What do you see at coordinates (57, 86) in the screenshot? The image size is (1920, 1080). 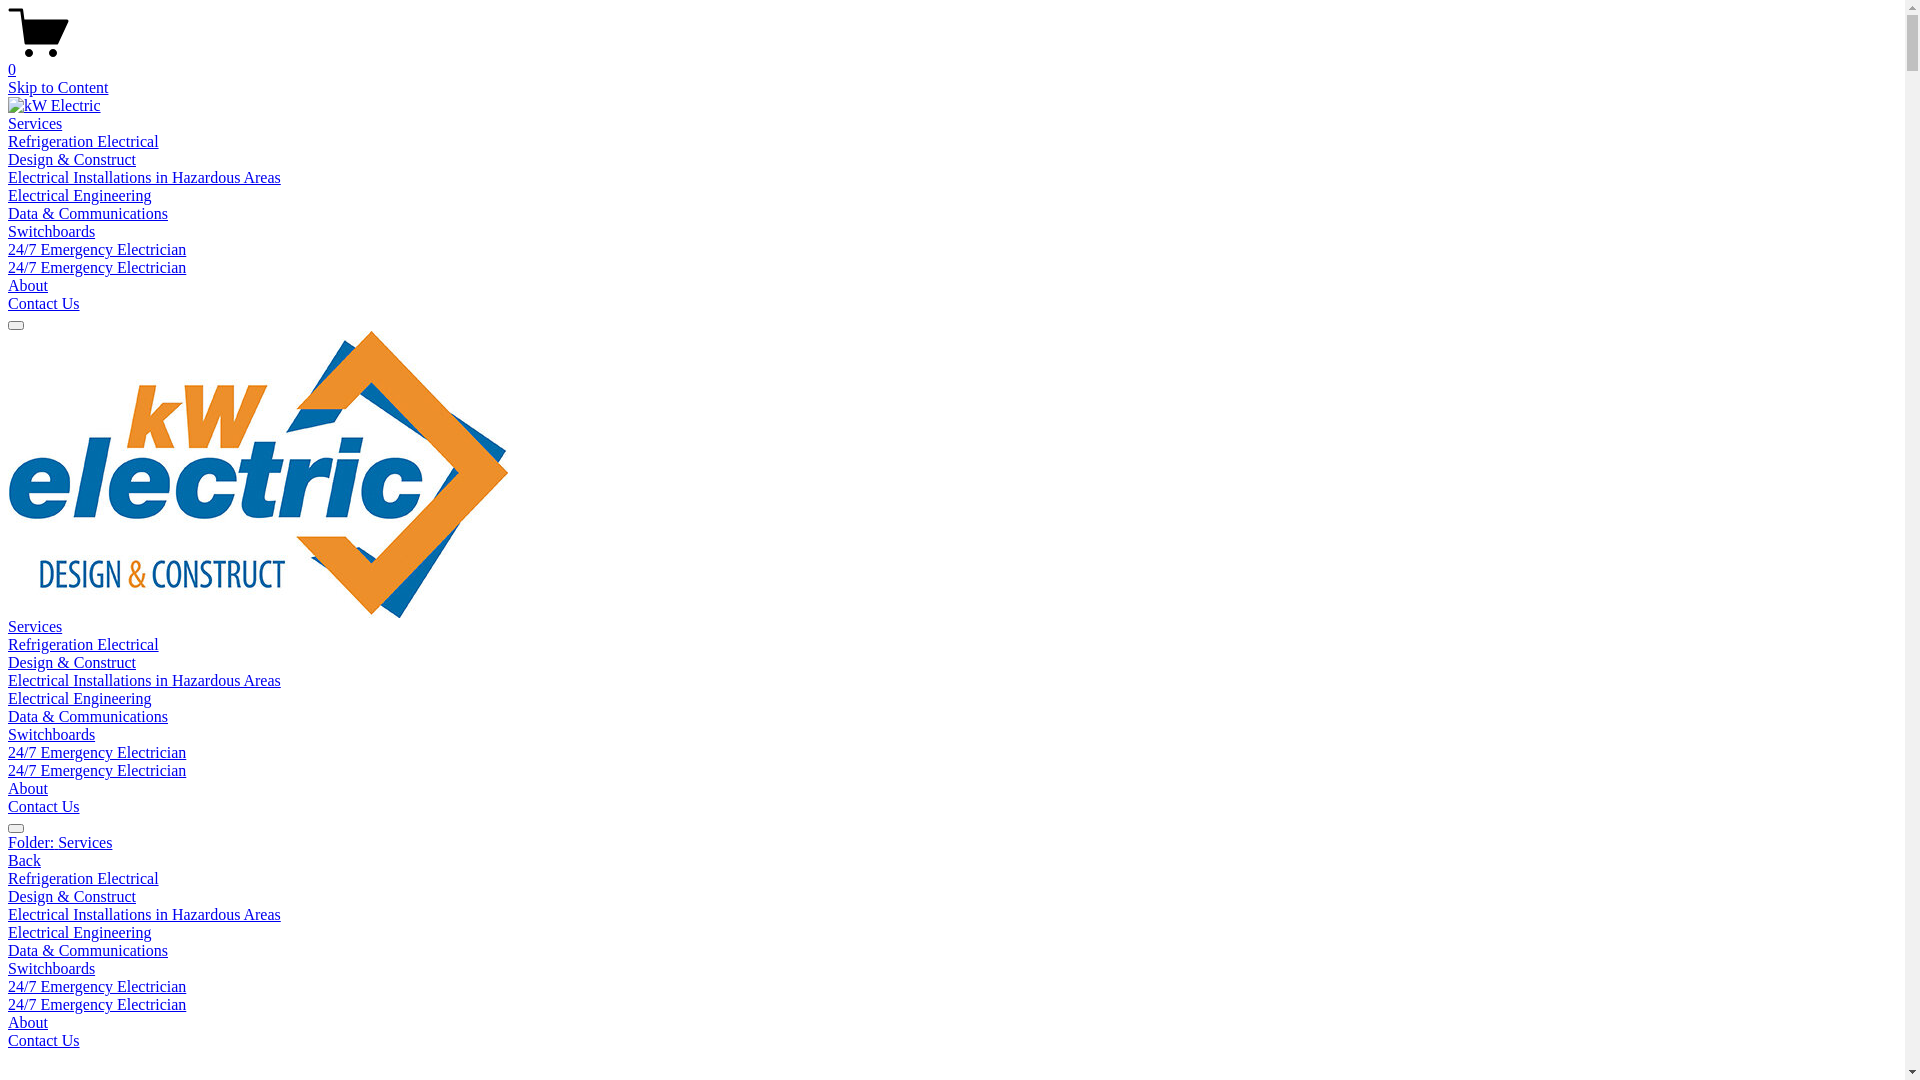 I see `'Skip to Content'` at bounding box center [57, 86].